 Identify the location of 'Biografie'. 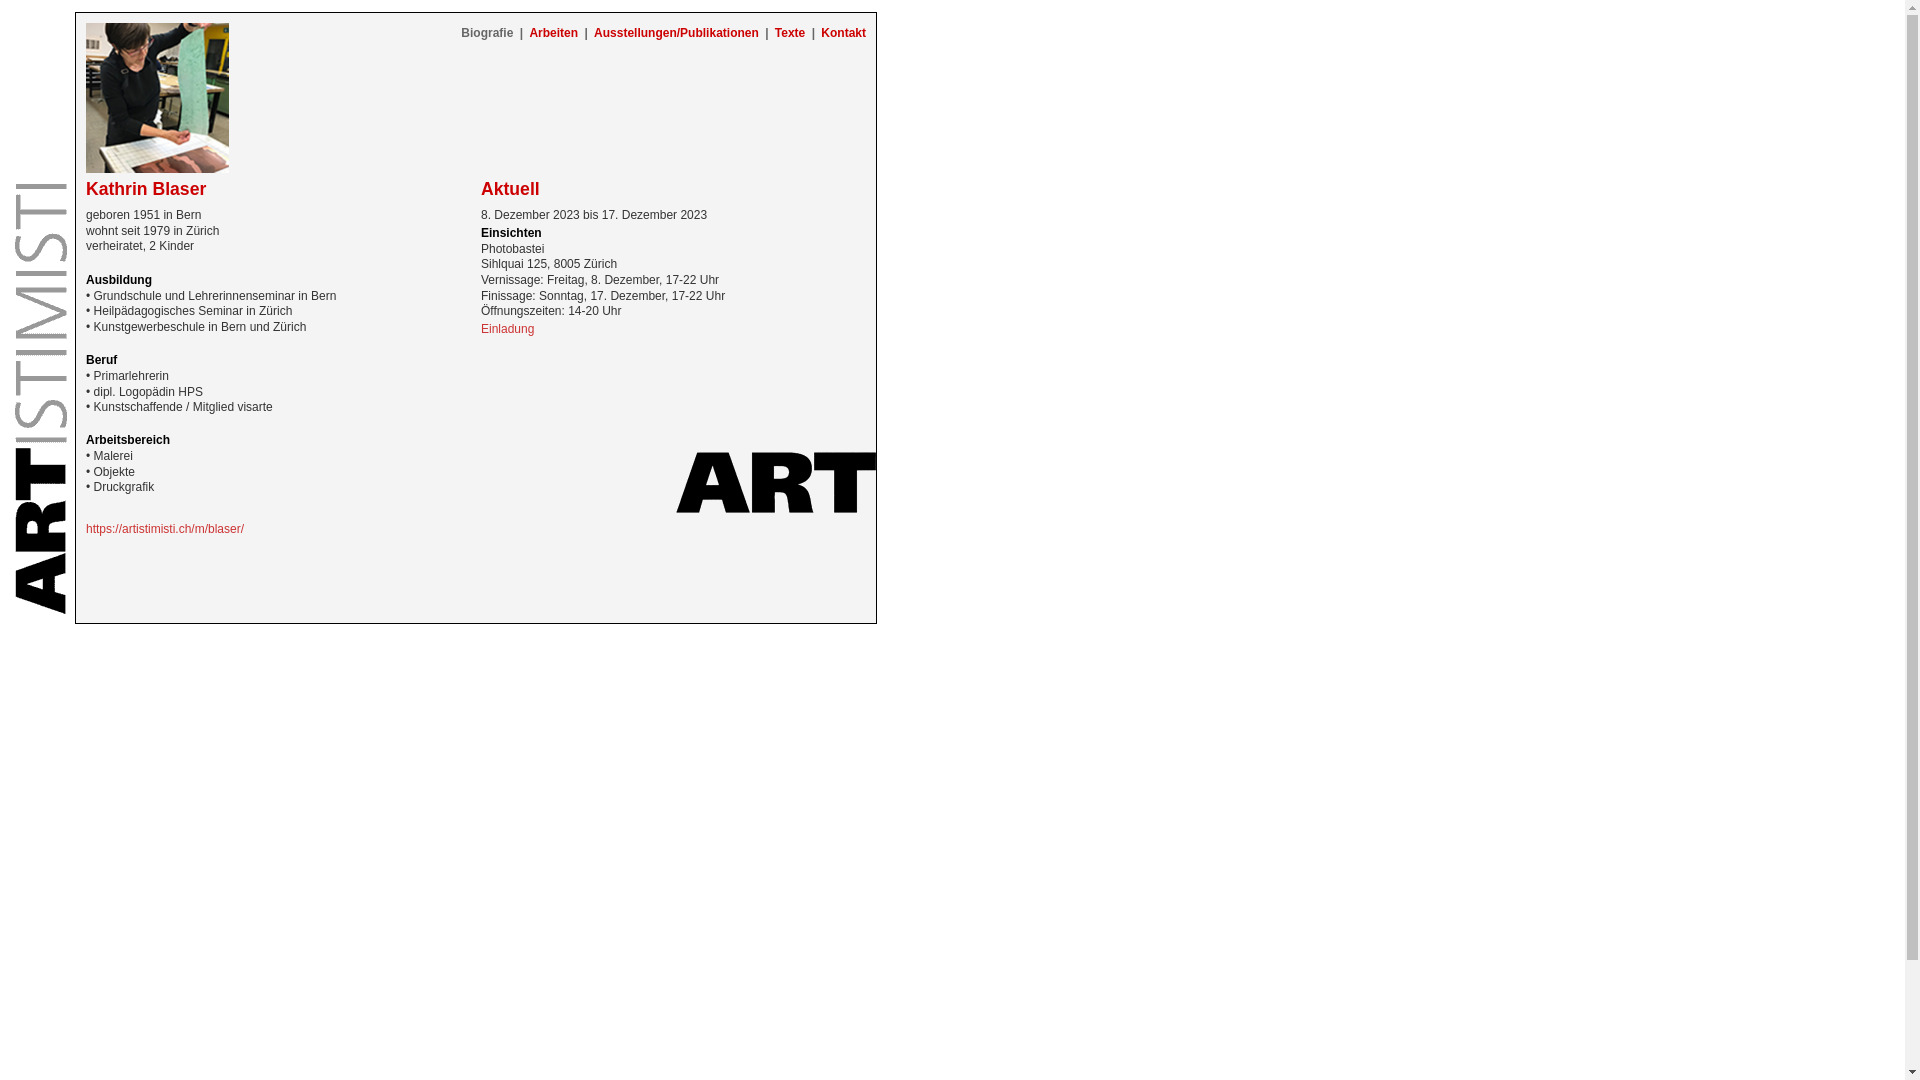
(456, 33).